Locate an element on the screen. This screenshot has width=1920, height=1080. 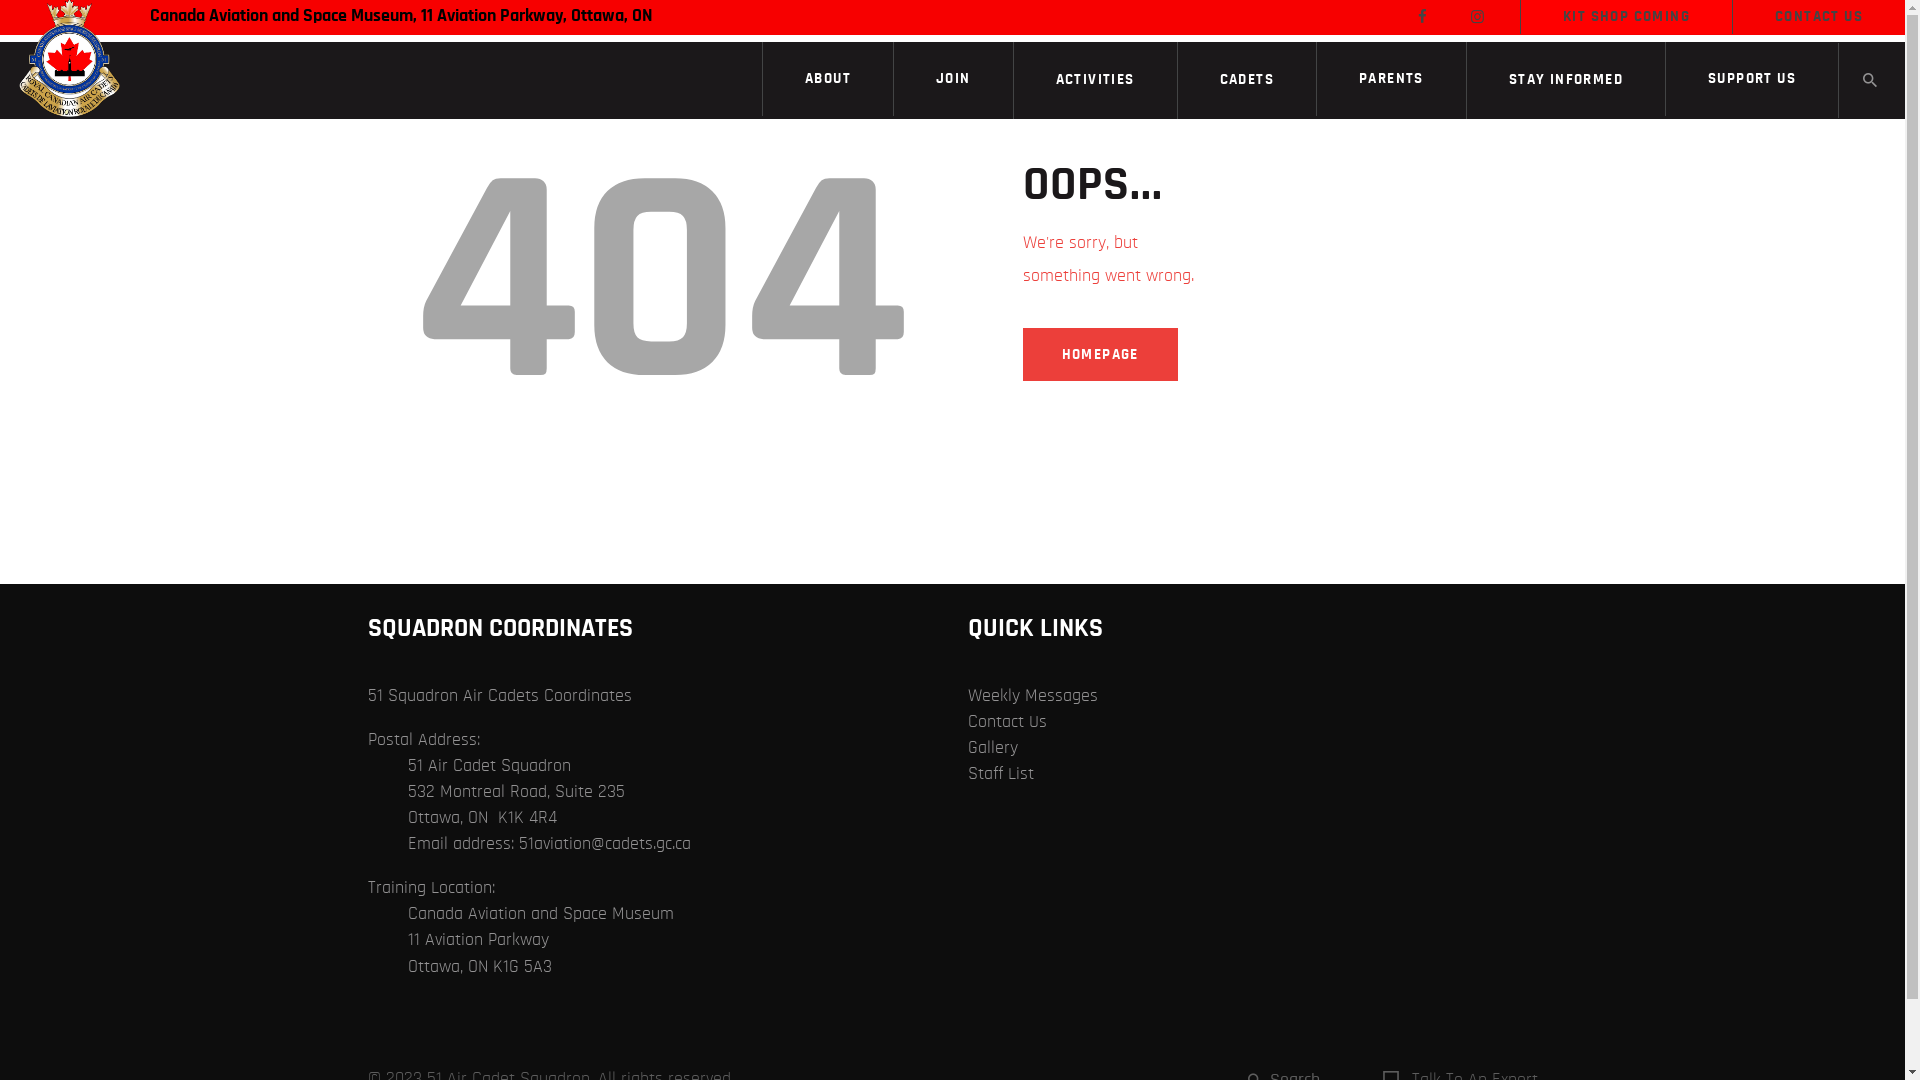
'HOMEPAGE' is located at coordinates (1022, 353).